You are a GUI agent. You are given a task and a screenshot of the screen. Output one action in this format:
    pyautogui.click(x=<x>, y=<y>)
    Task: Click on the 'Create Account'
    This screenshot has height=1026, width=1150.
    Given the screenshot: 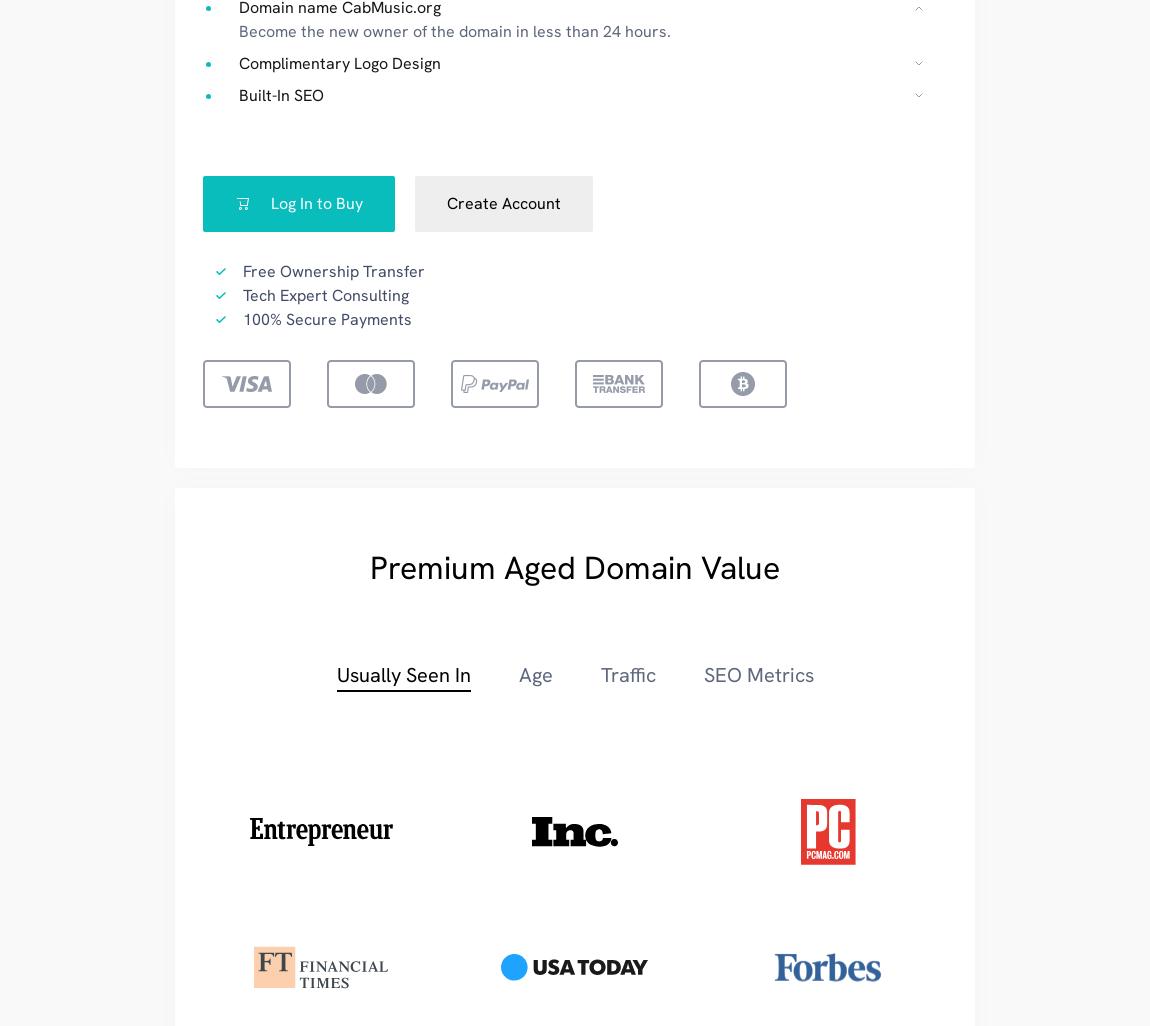 What is the action you would take?
    pyautogui.click(x=504, y=202)
    